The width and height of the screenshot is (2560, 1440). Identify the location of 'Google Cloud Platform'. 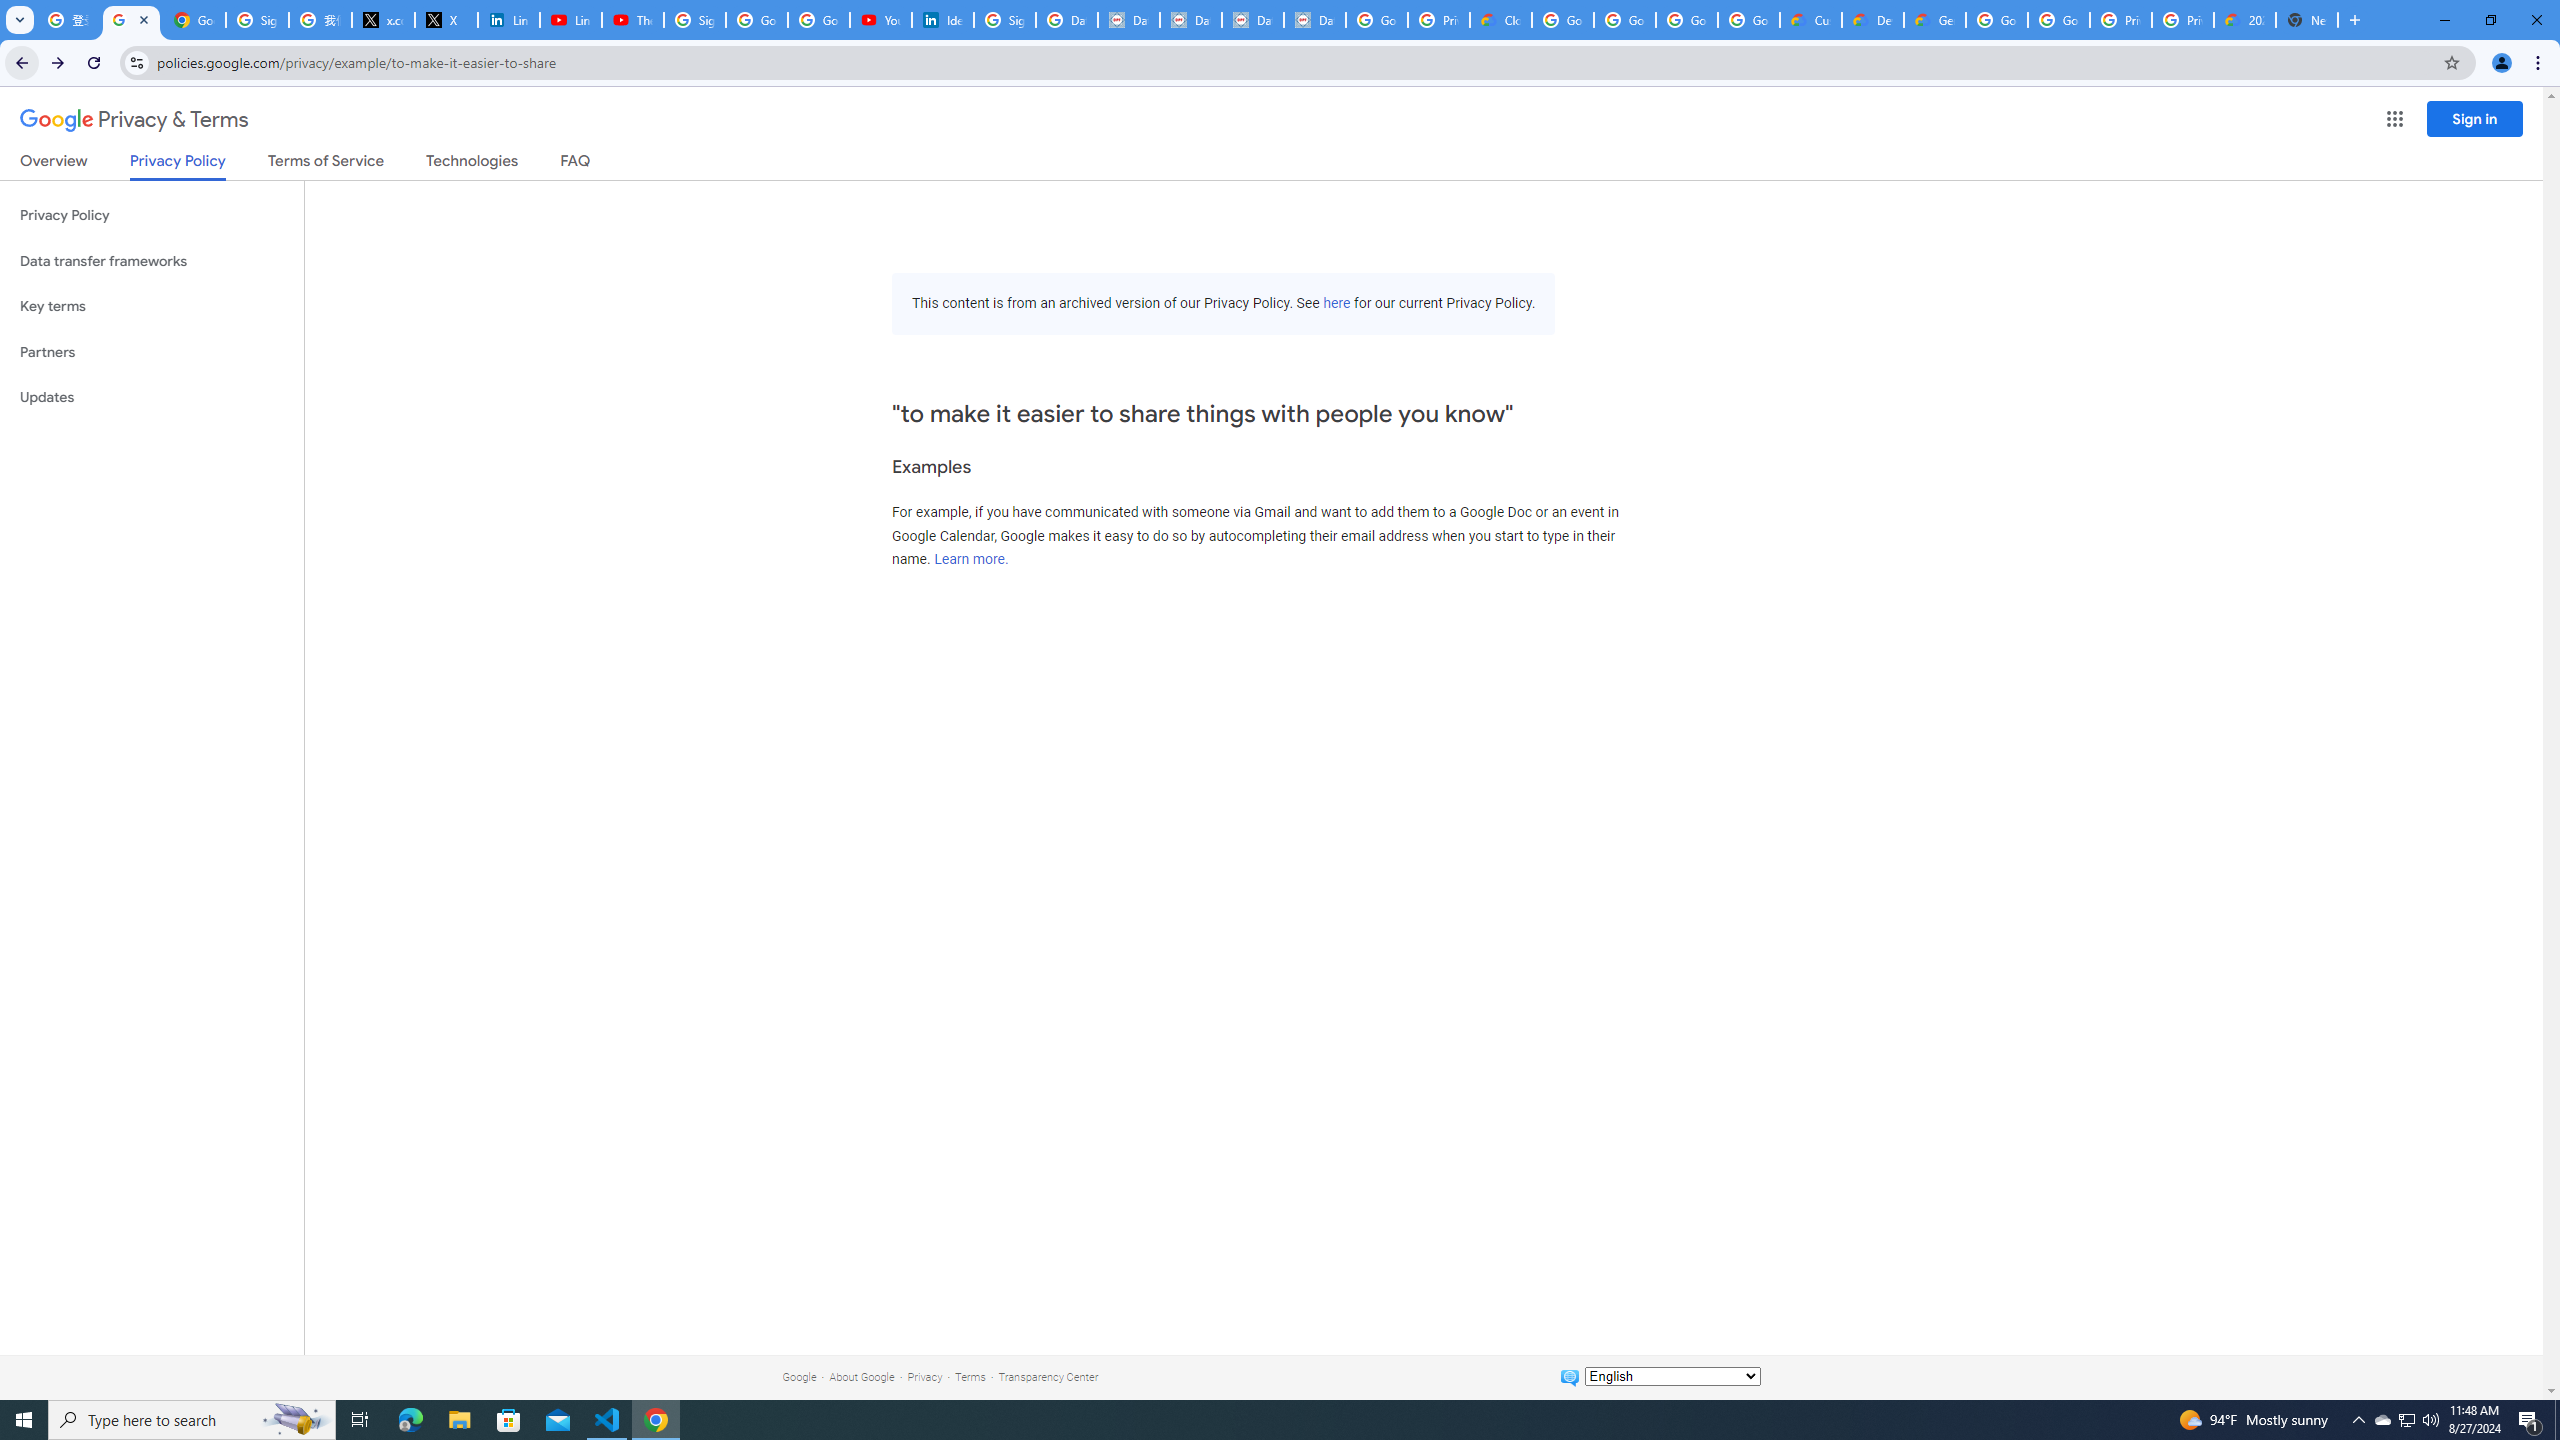
(1996, 19).